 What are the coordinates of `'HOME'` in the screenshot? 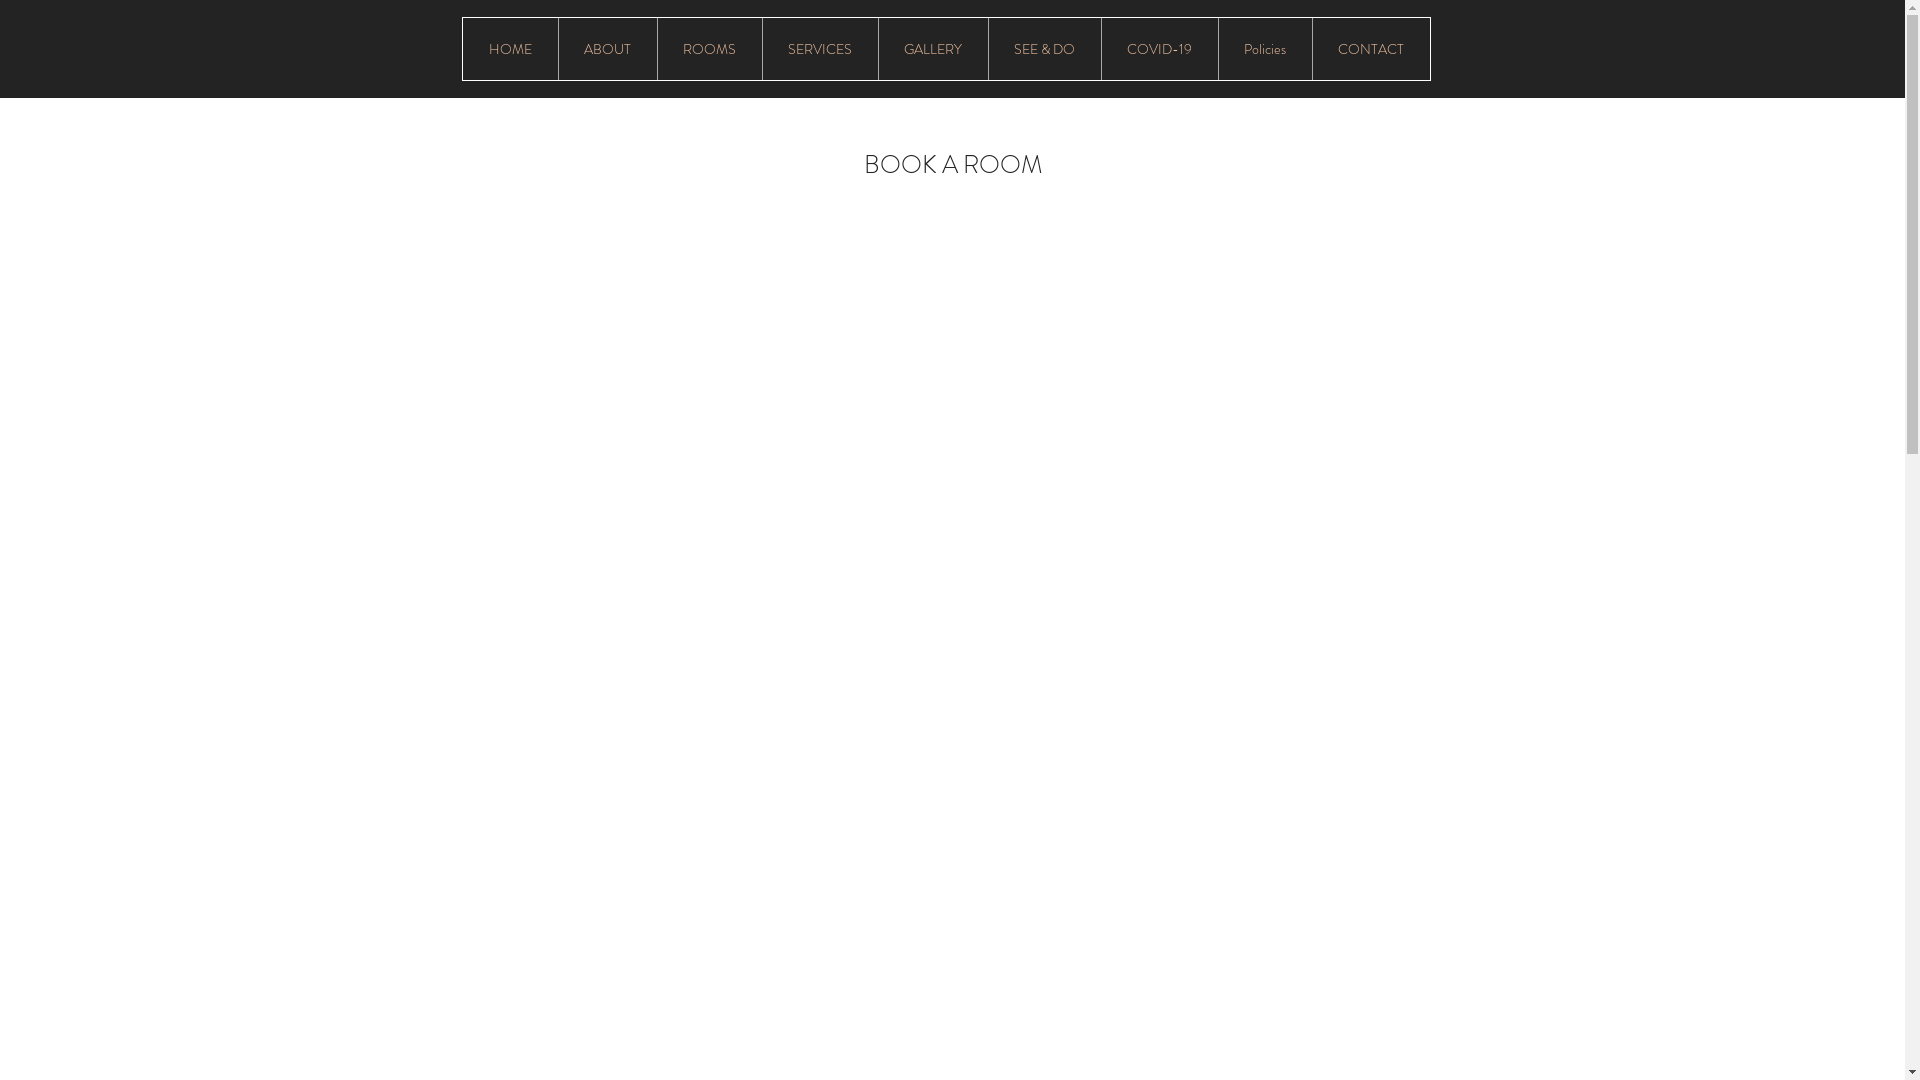 It's located at (509, 48).